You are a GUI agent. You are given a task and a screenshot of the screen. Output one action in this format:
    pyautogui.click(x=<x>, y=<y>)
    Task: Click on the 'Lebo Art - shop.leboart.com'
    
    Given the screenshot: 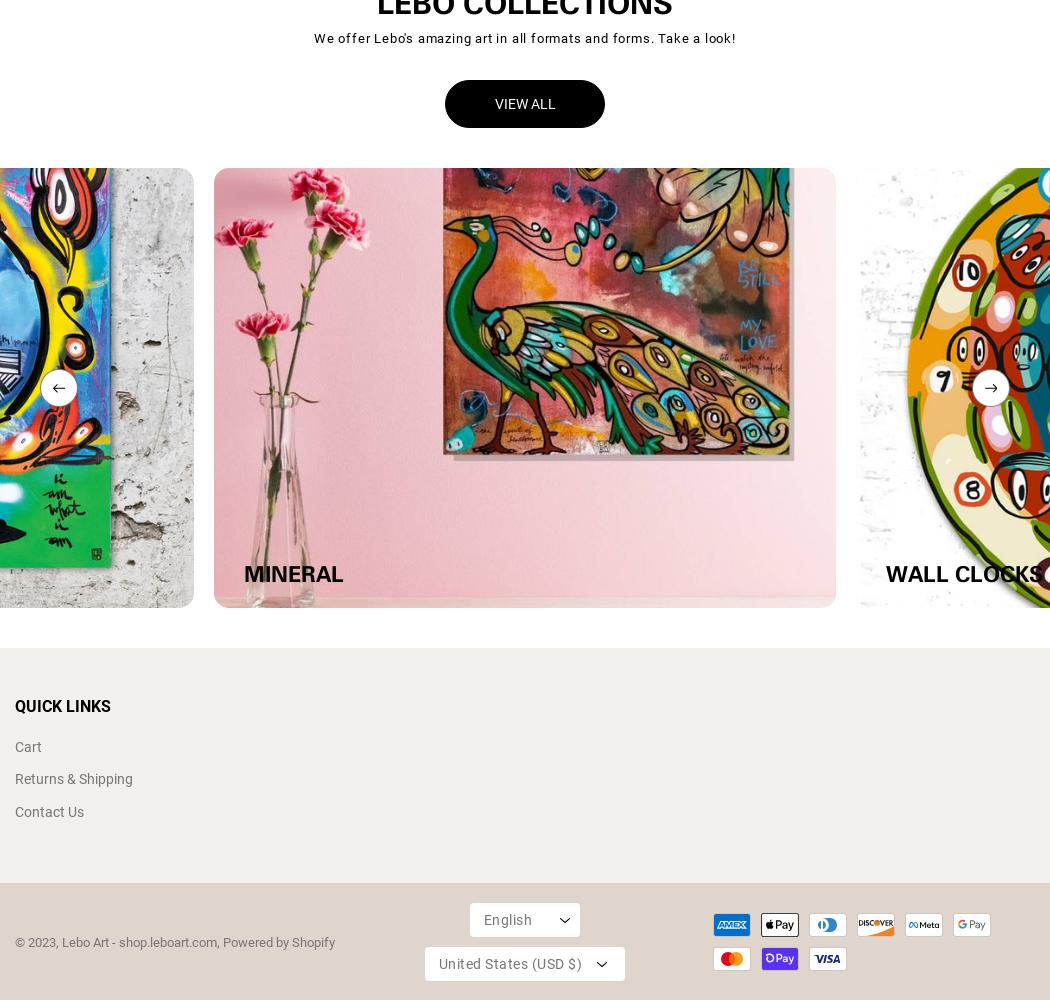 What is the action you would take?
    pyautogui.click(x=60, y=940)
    